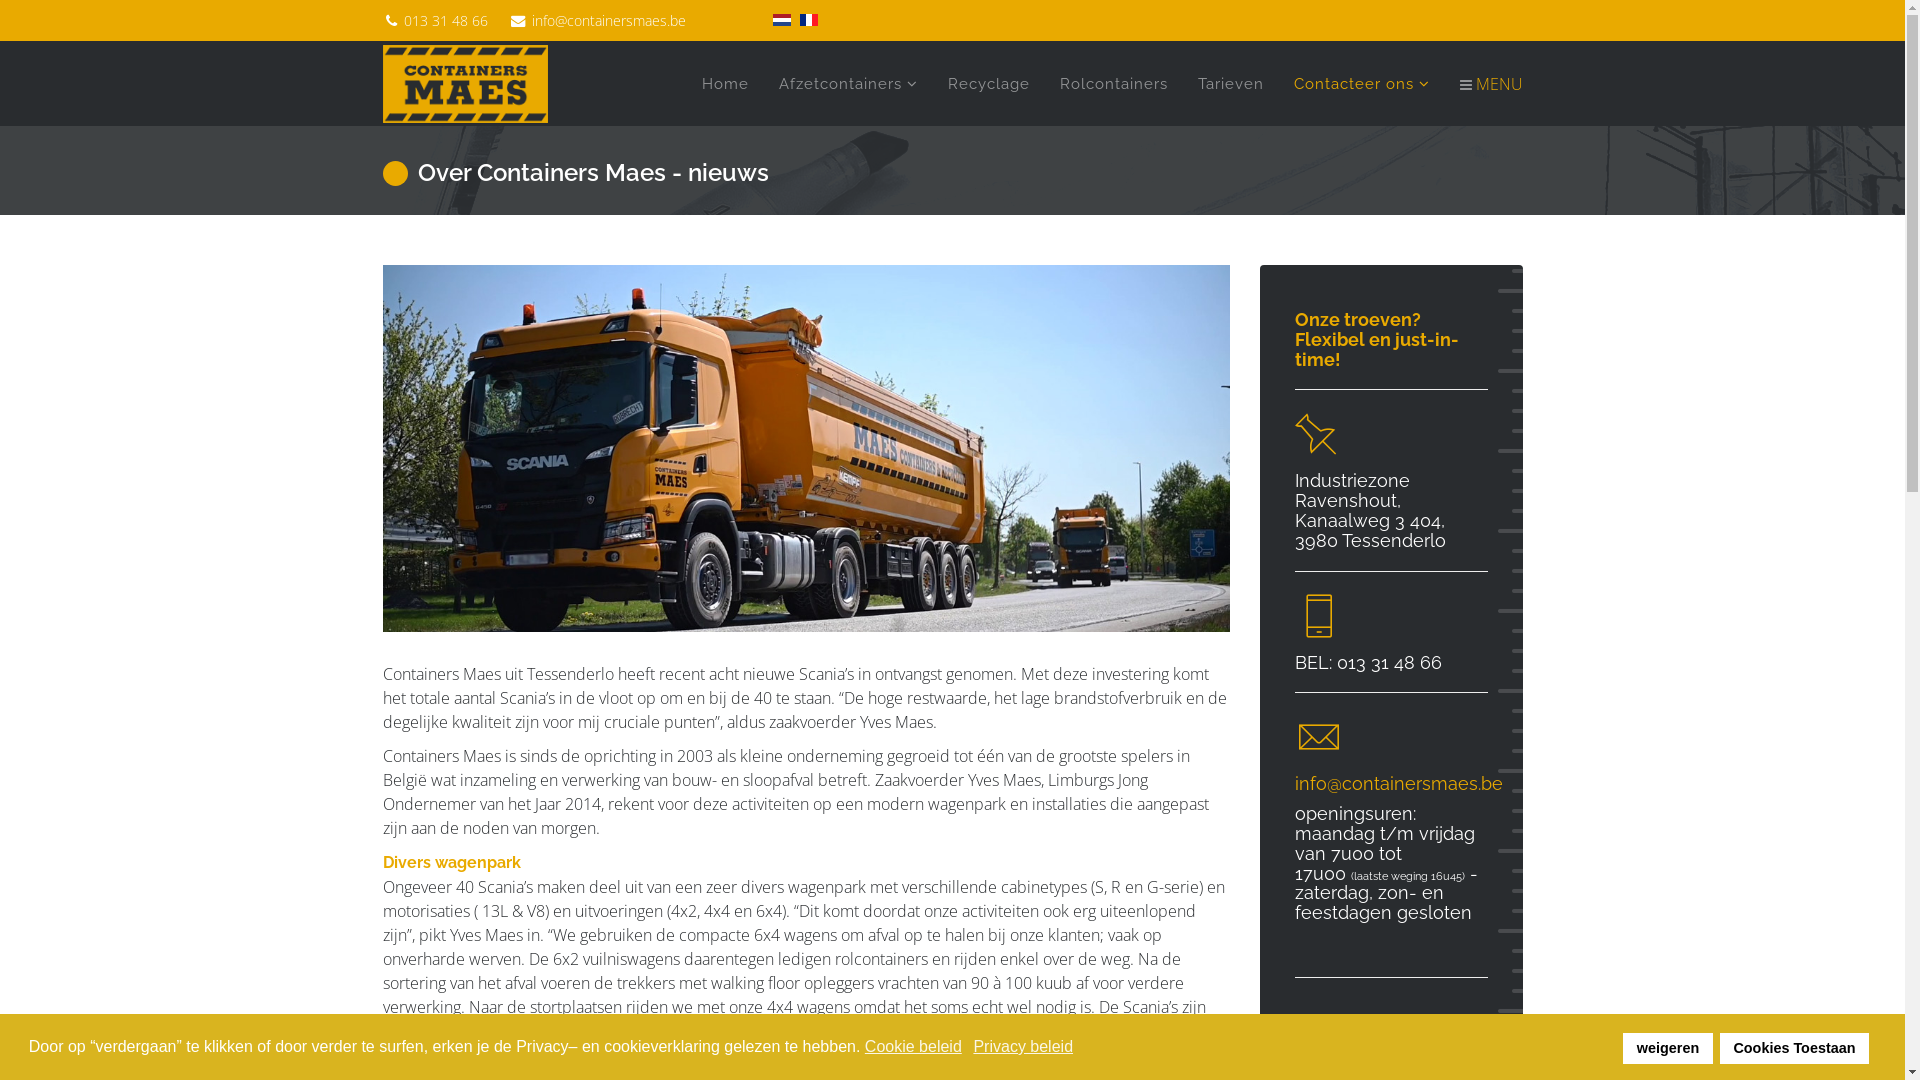  I want to click on 'Home', so click(723, 83).